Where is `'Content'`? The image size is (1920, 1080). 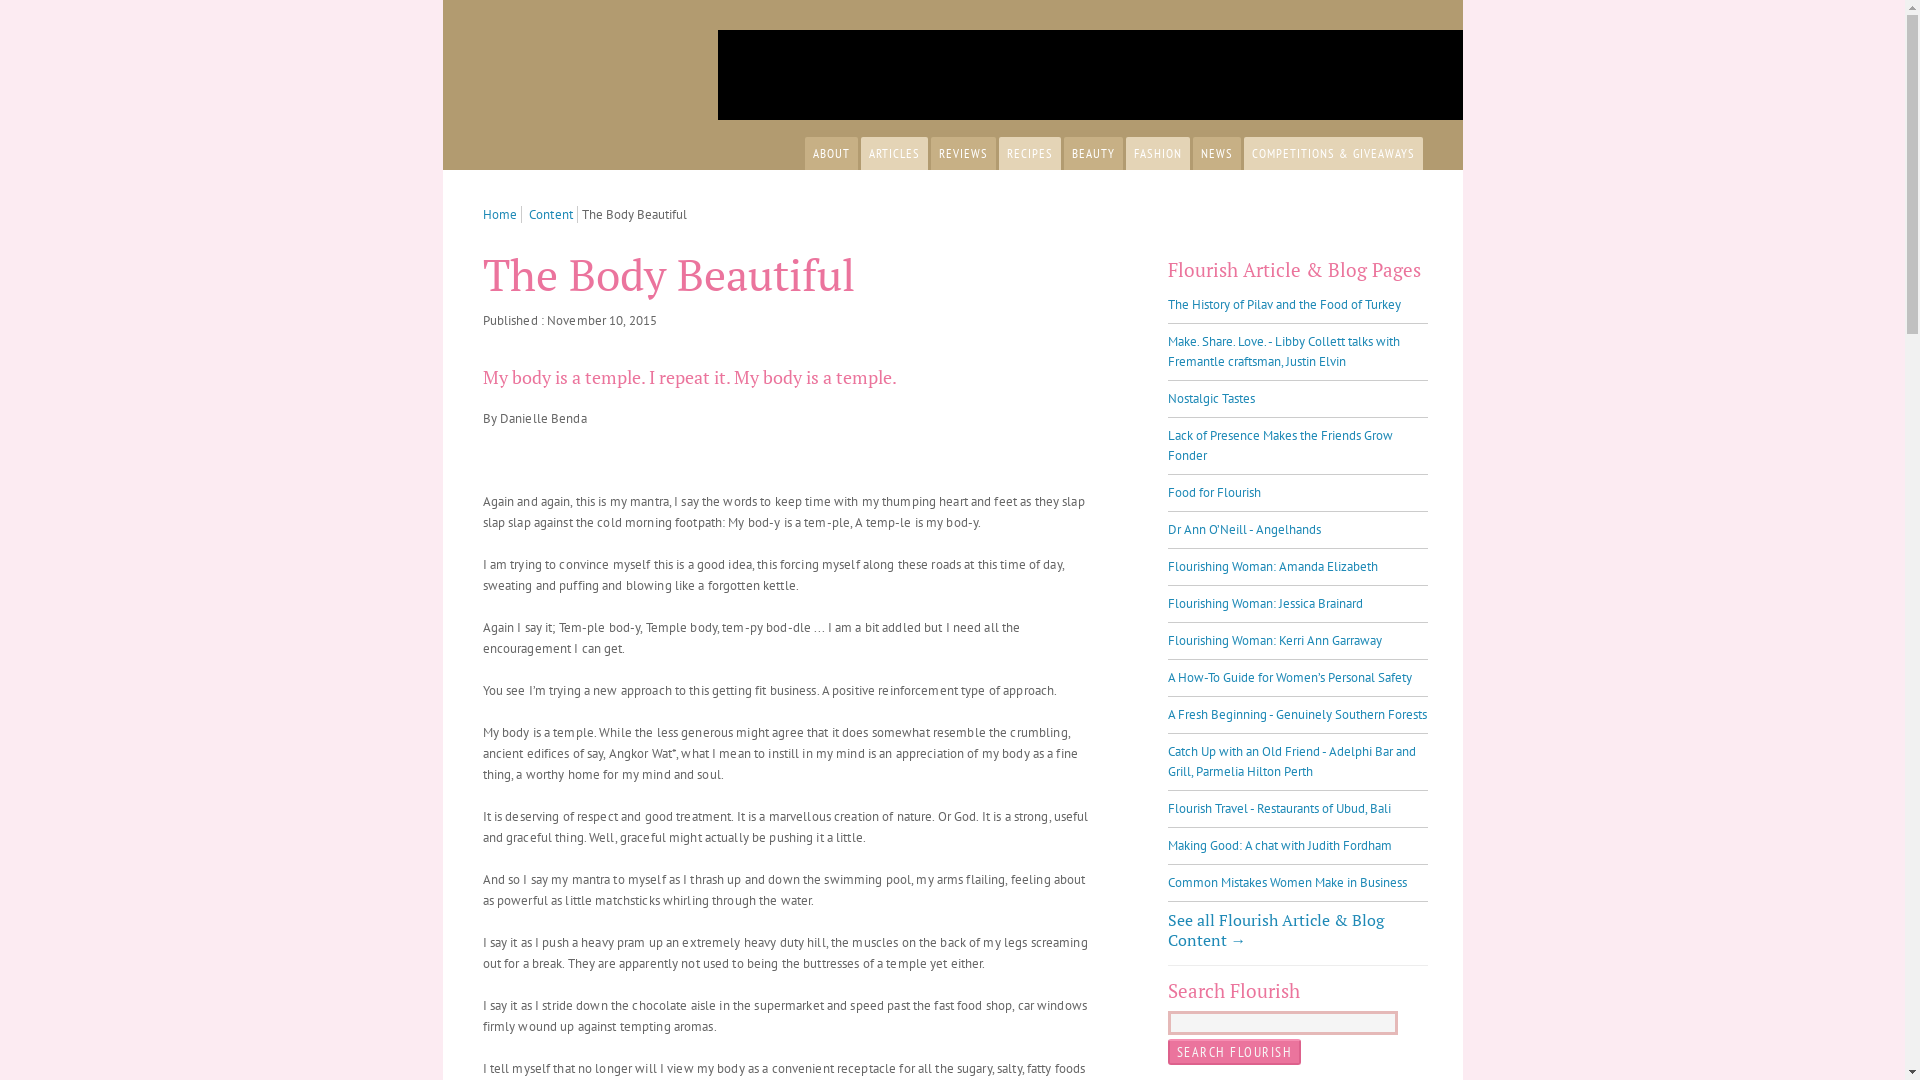
'Content' is located at coordinates (553, 214).